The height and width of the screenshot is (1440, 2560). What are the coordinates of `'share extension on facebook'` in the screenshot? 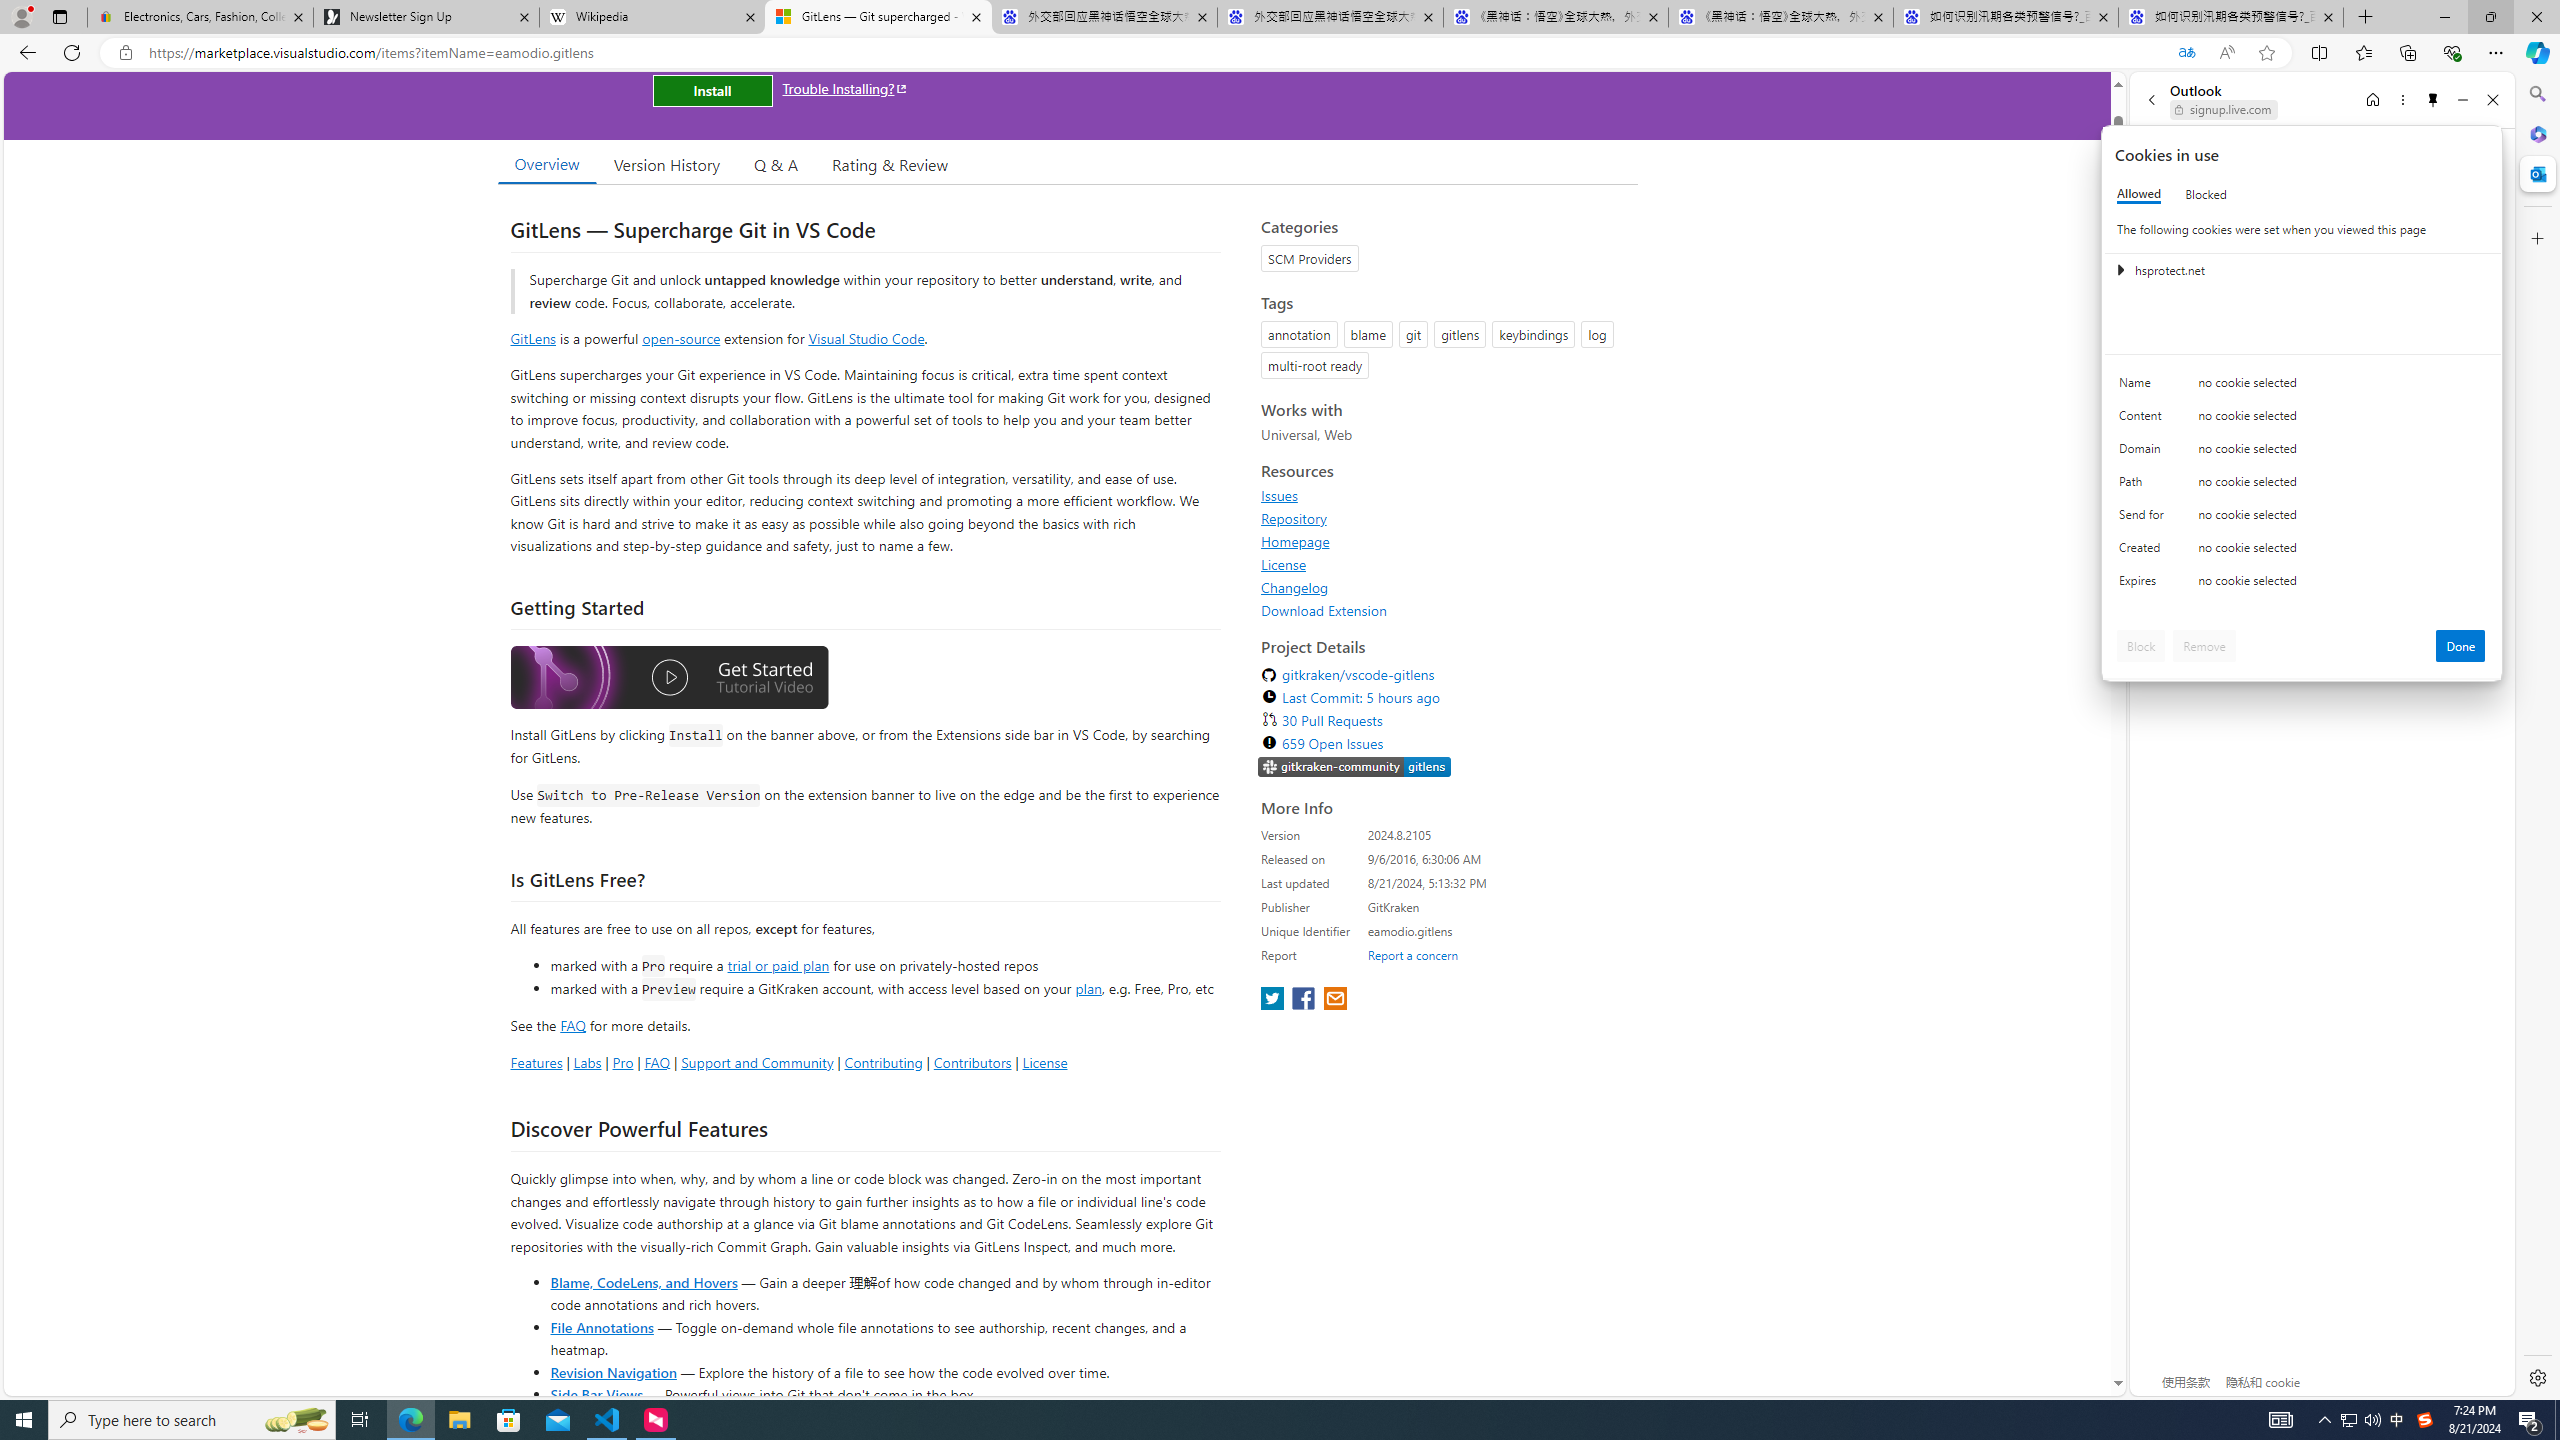 It's located at (1304, 999).